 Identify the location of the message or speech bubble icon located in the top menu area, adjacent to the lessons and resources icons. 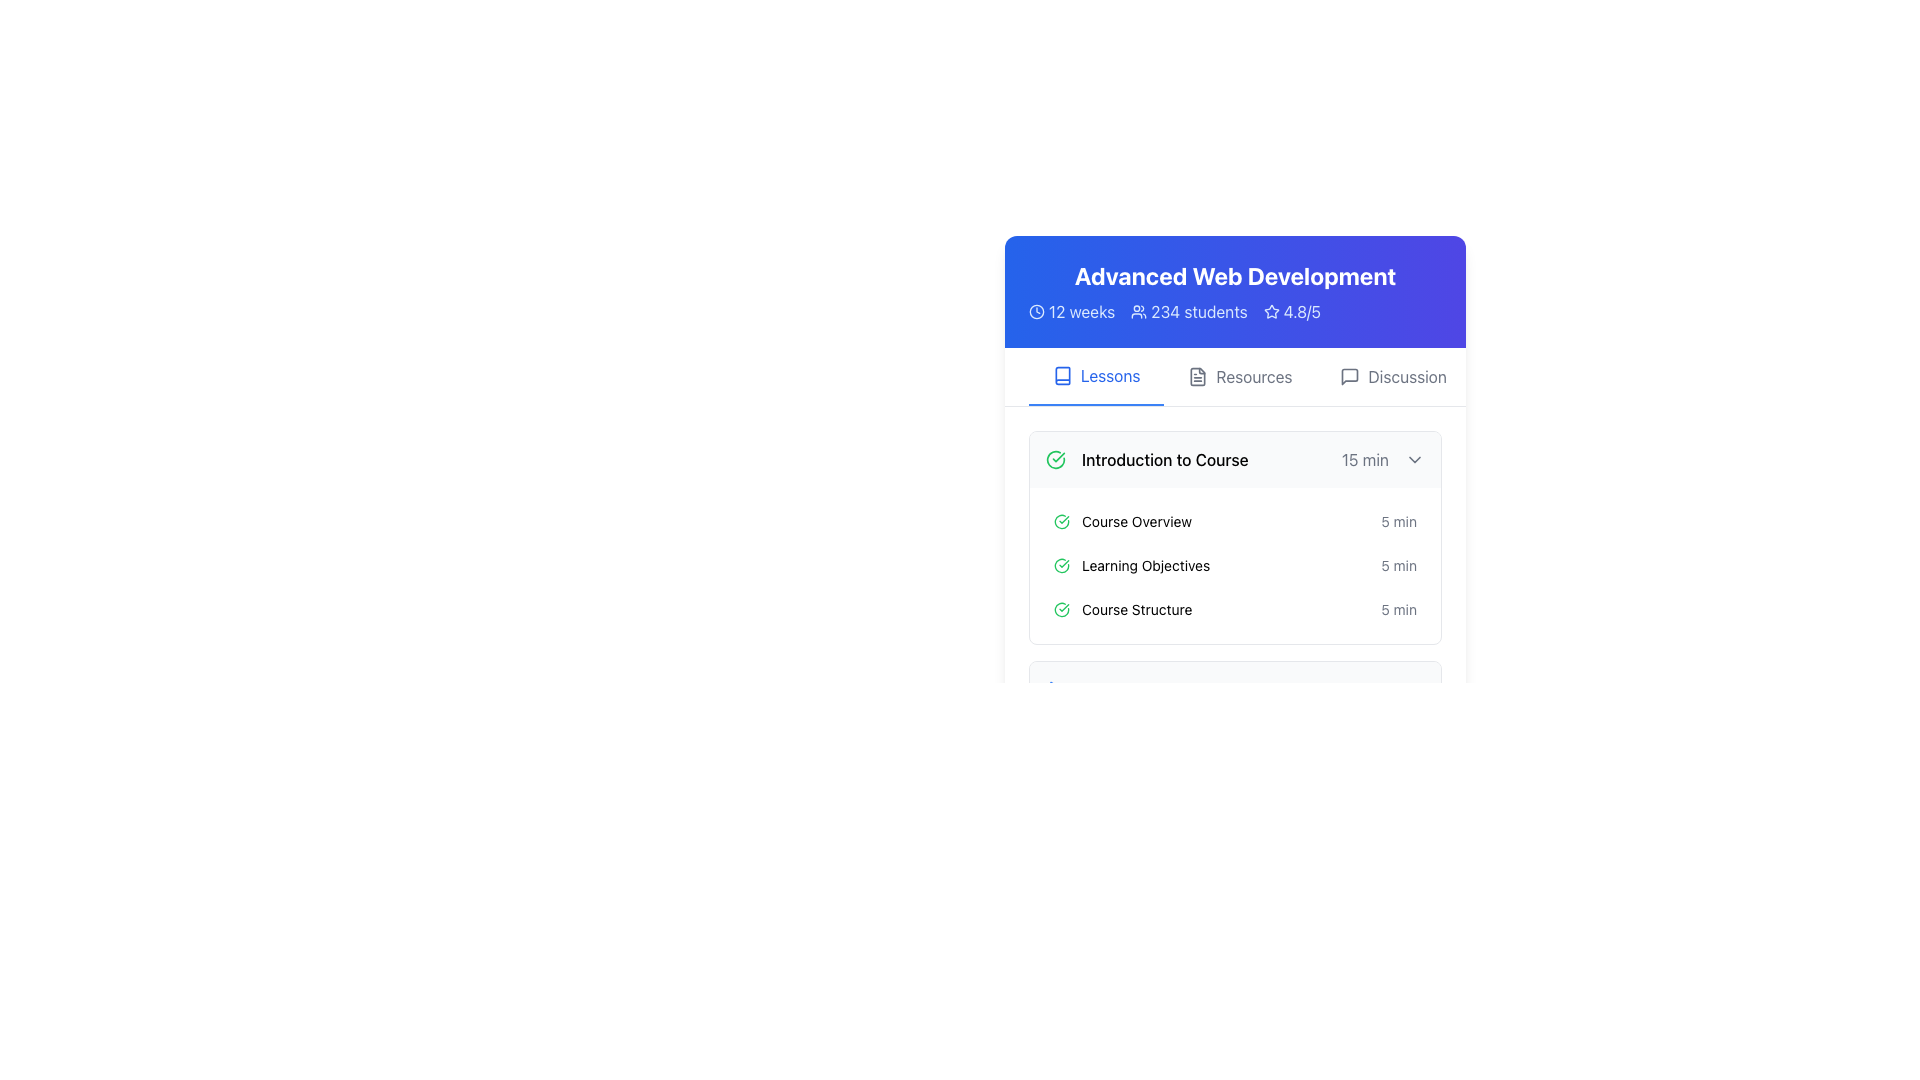
(1350, 377).